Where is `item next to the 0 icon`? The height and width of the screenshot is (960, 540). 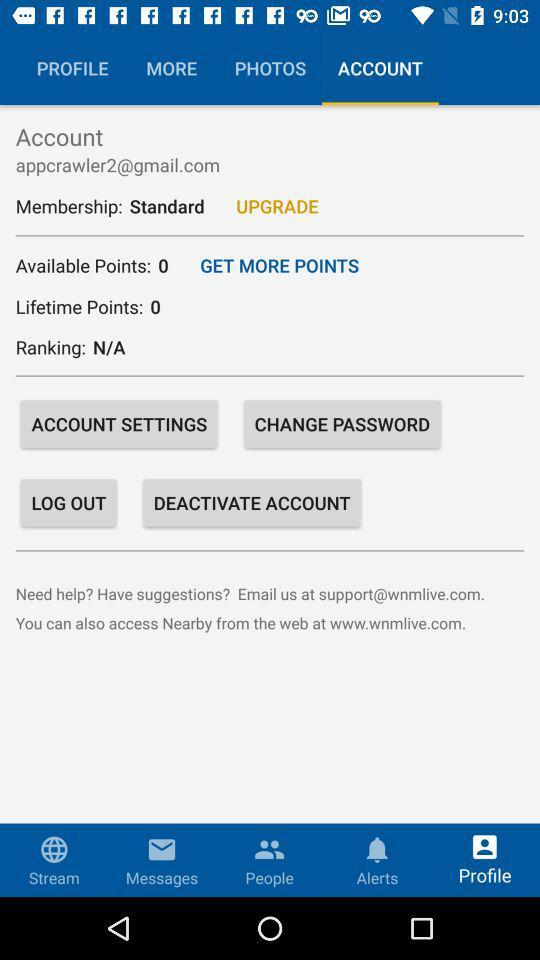 item next to the 0 icon is located at coordinates (278, 264).